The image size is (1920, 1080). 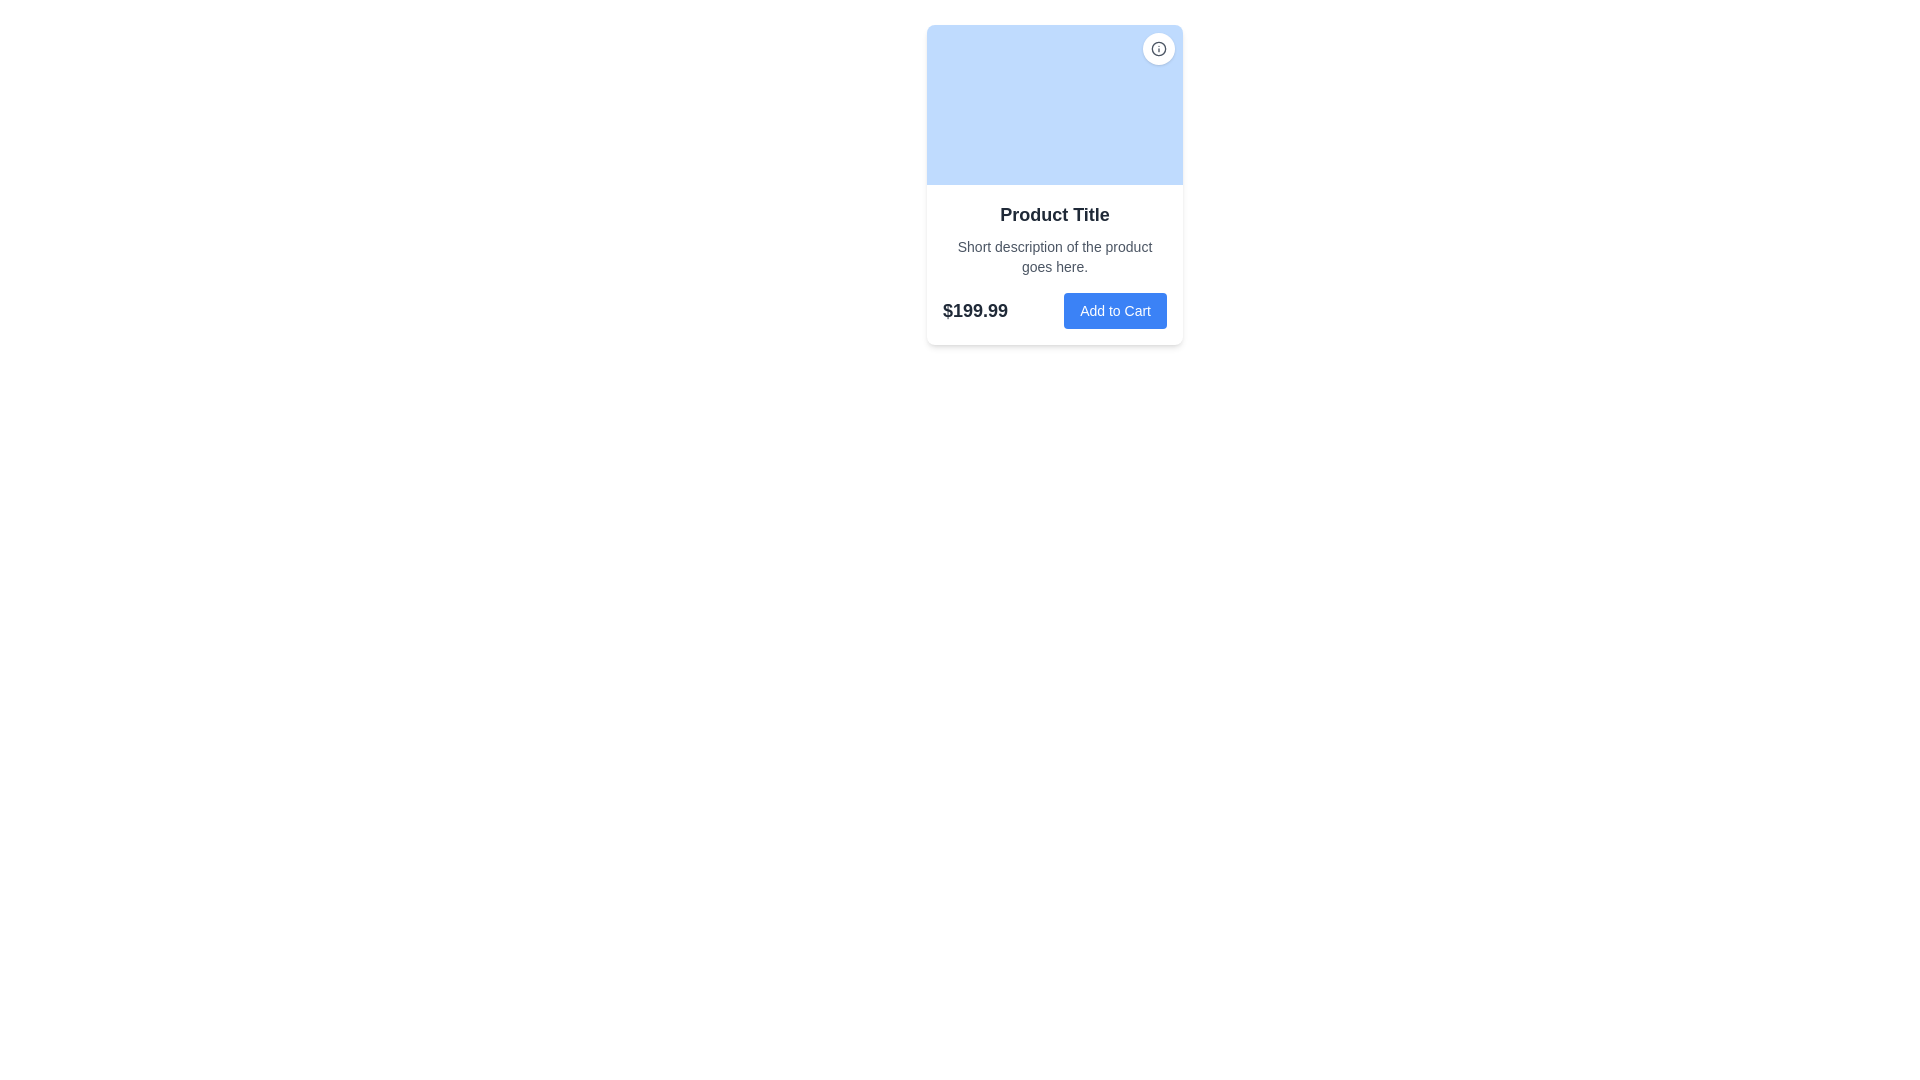 I want to click on the circular button with a white background and information icon in the top-right corner of the product card, so click(x=1158, y=48).